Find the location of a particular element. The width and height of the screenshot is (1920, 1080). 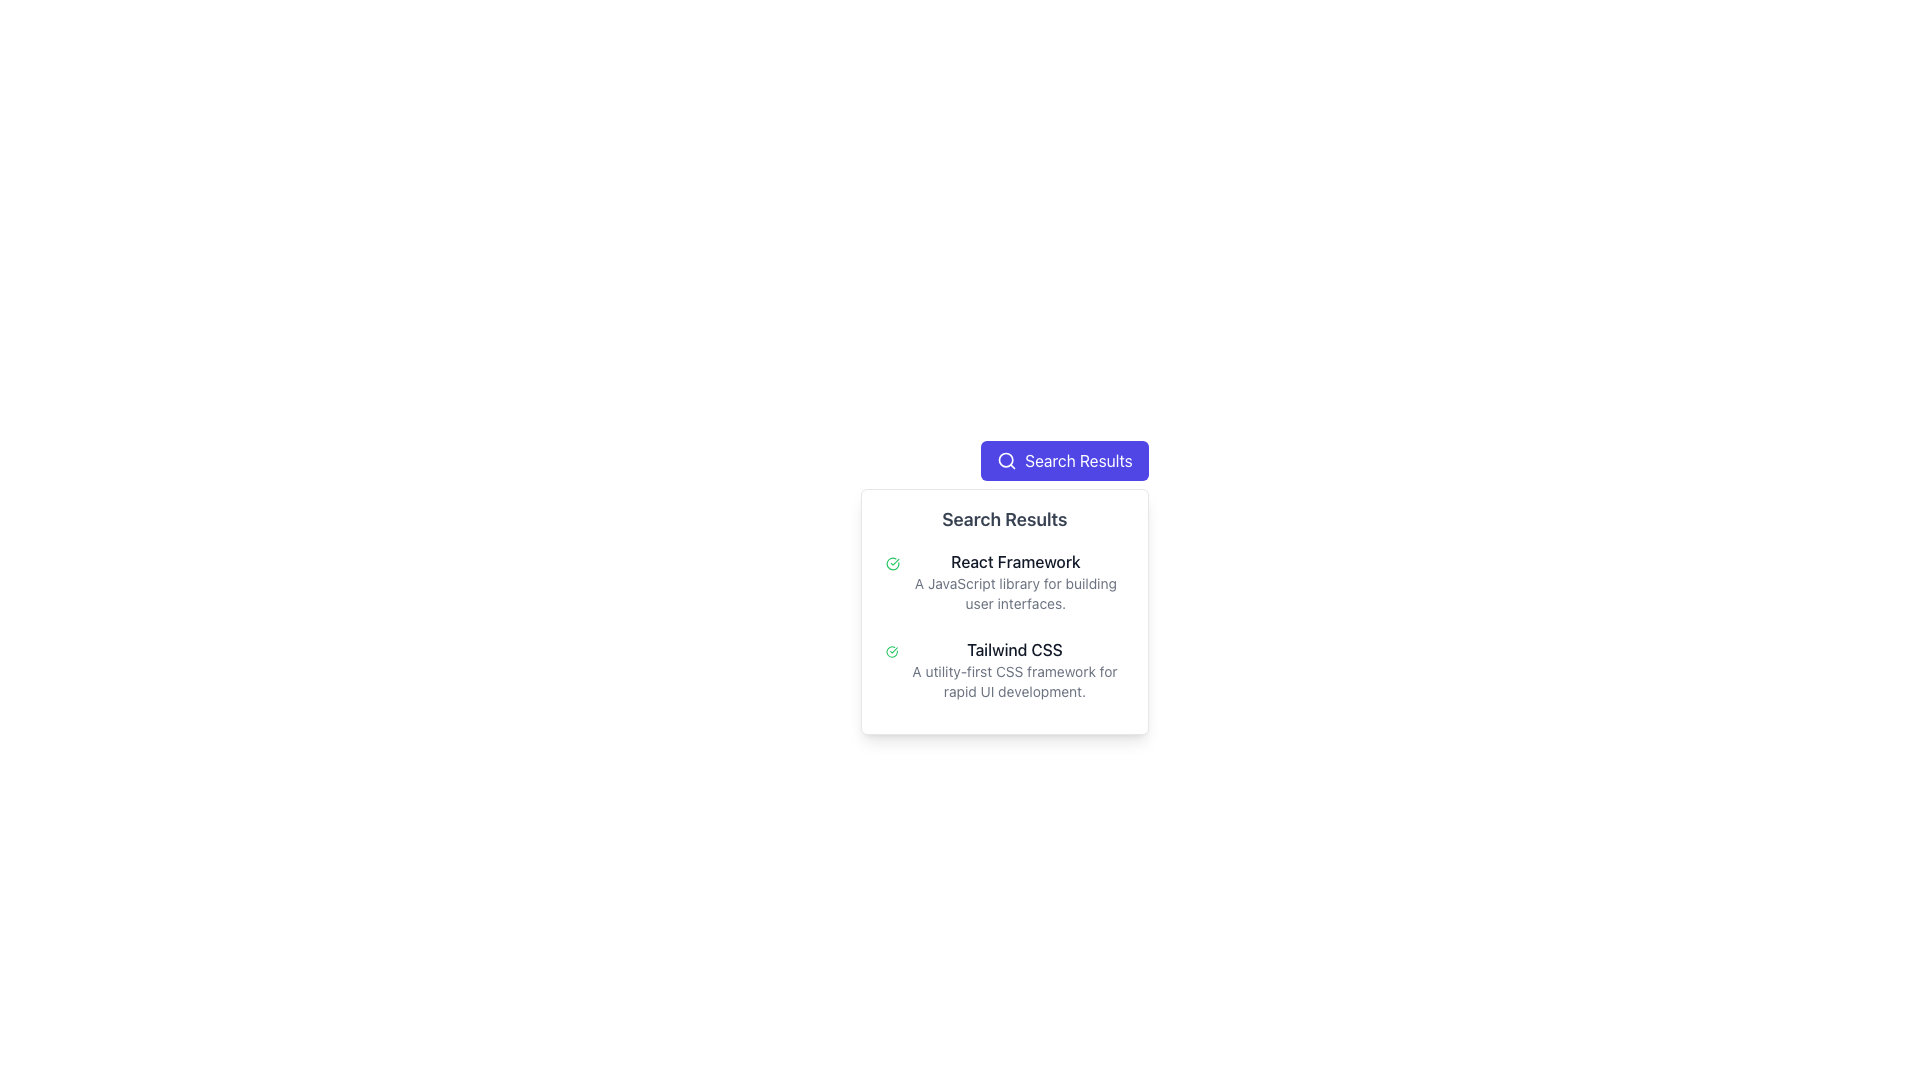

the circular green checkmark icon that is the first in the list, located to the left of the 'React Framework' title and description is located at coordinates (891, 563).